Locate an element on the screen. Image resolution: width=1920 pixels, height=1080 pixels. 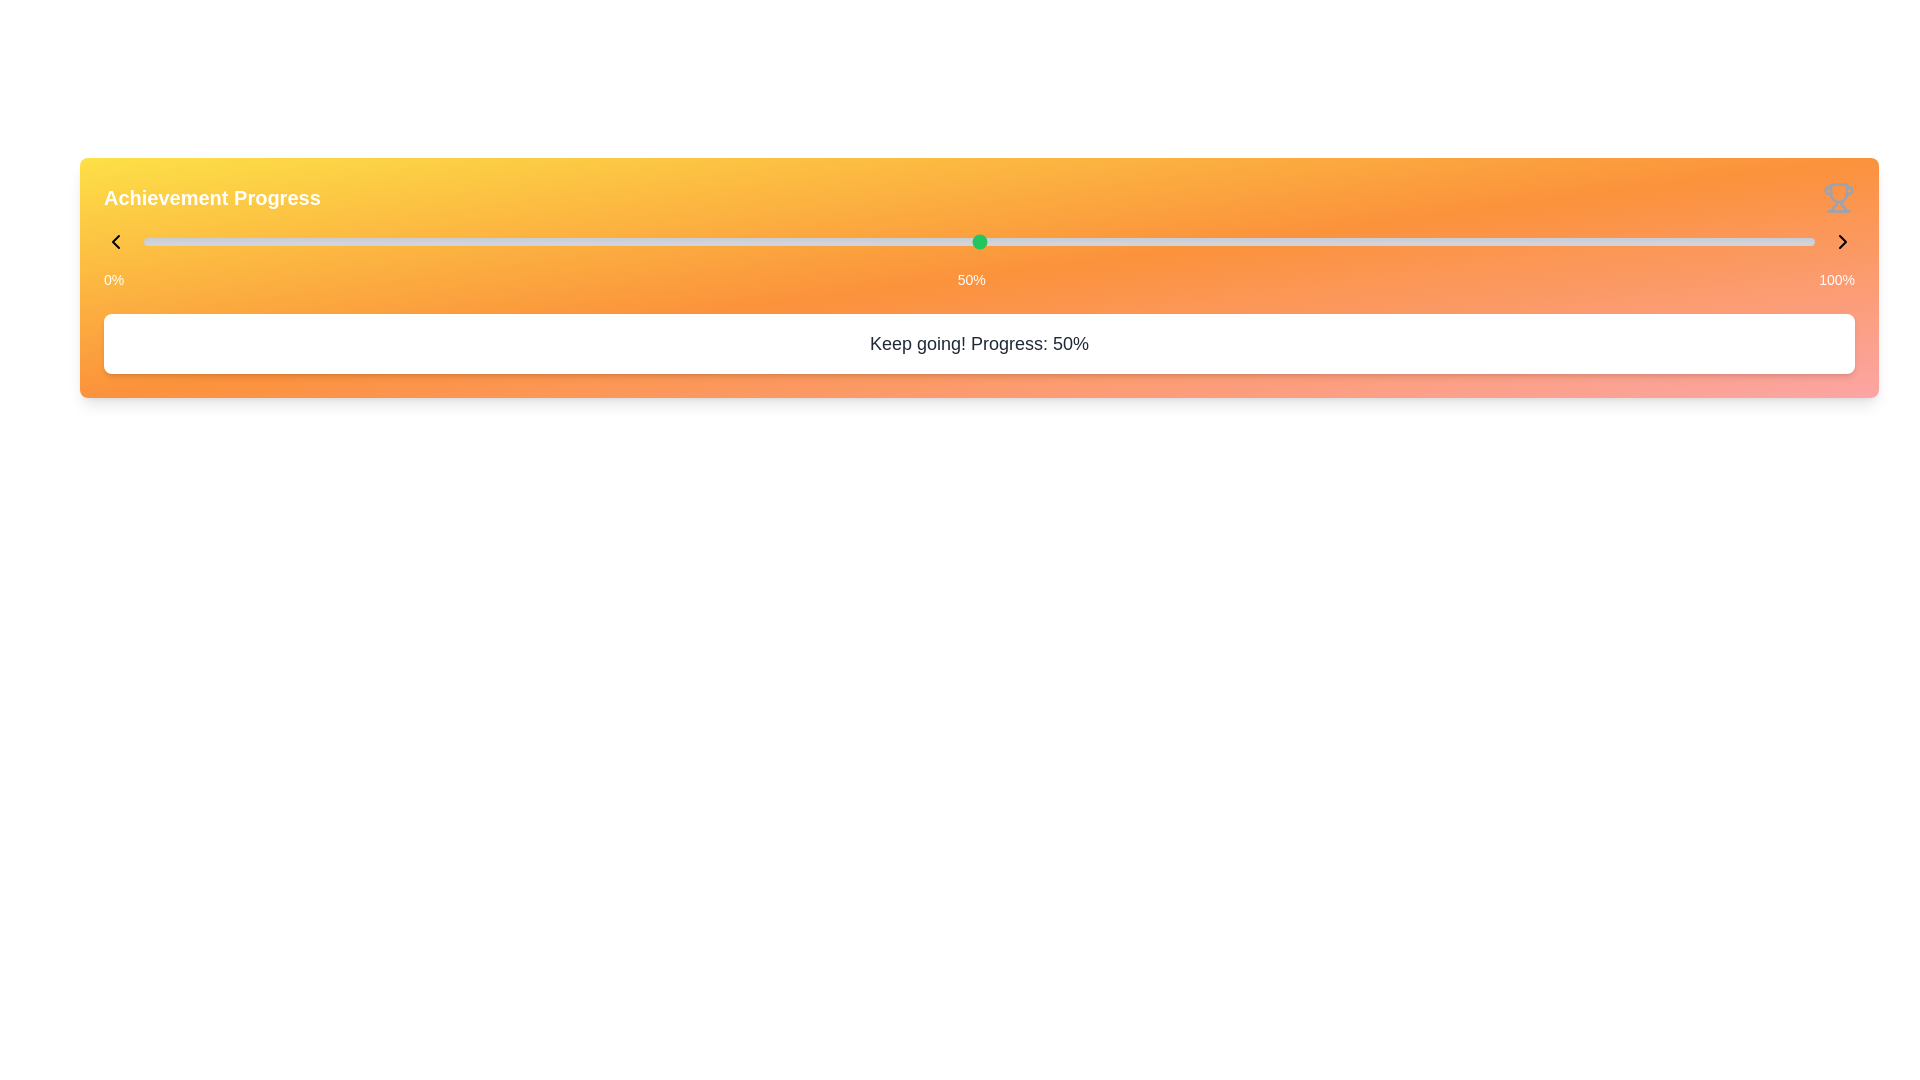
the 'Achievement Progress' text label is located at coordinates (212, 197).